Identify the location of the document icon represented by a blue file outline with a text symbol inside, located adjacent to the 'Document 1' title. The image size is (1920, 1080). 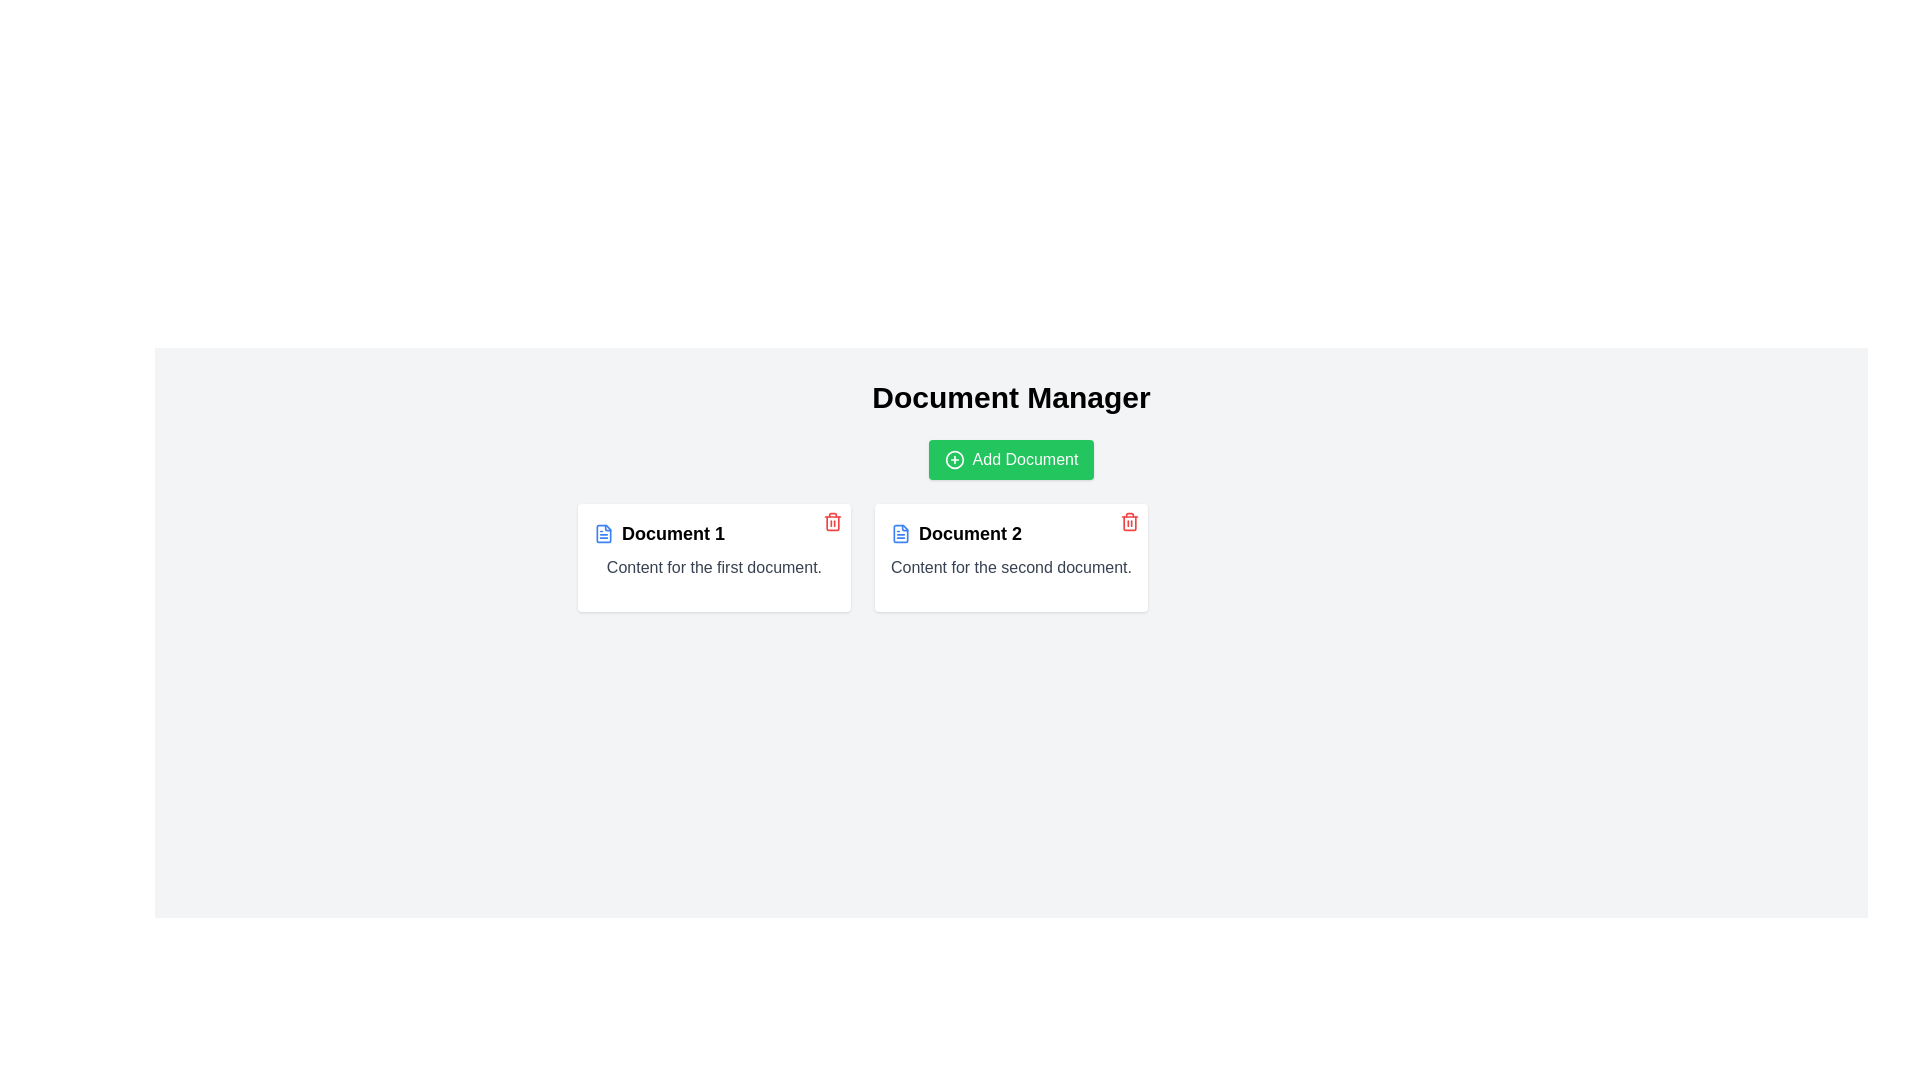
(602, 532).